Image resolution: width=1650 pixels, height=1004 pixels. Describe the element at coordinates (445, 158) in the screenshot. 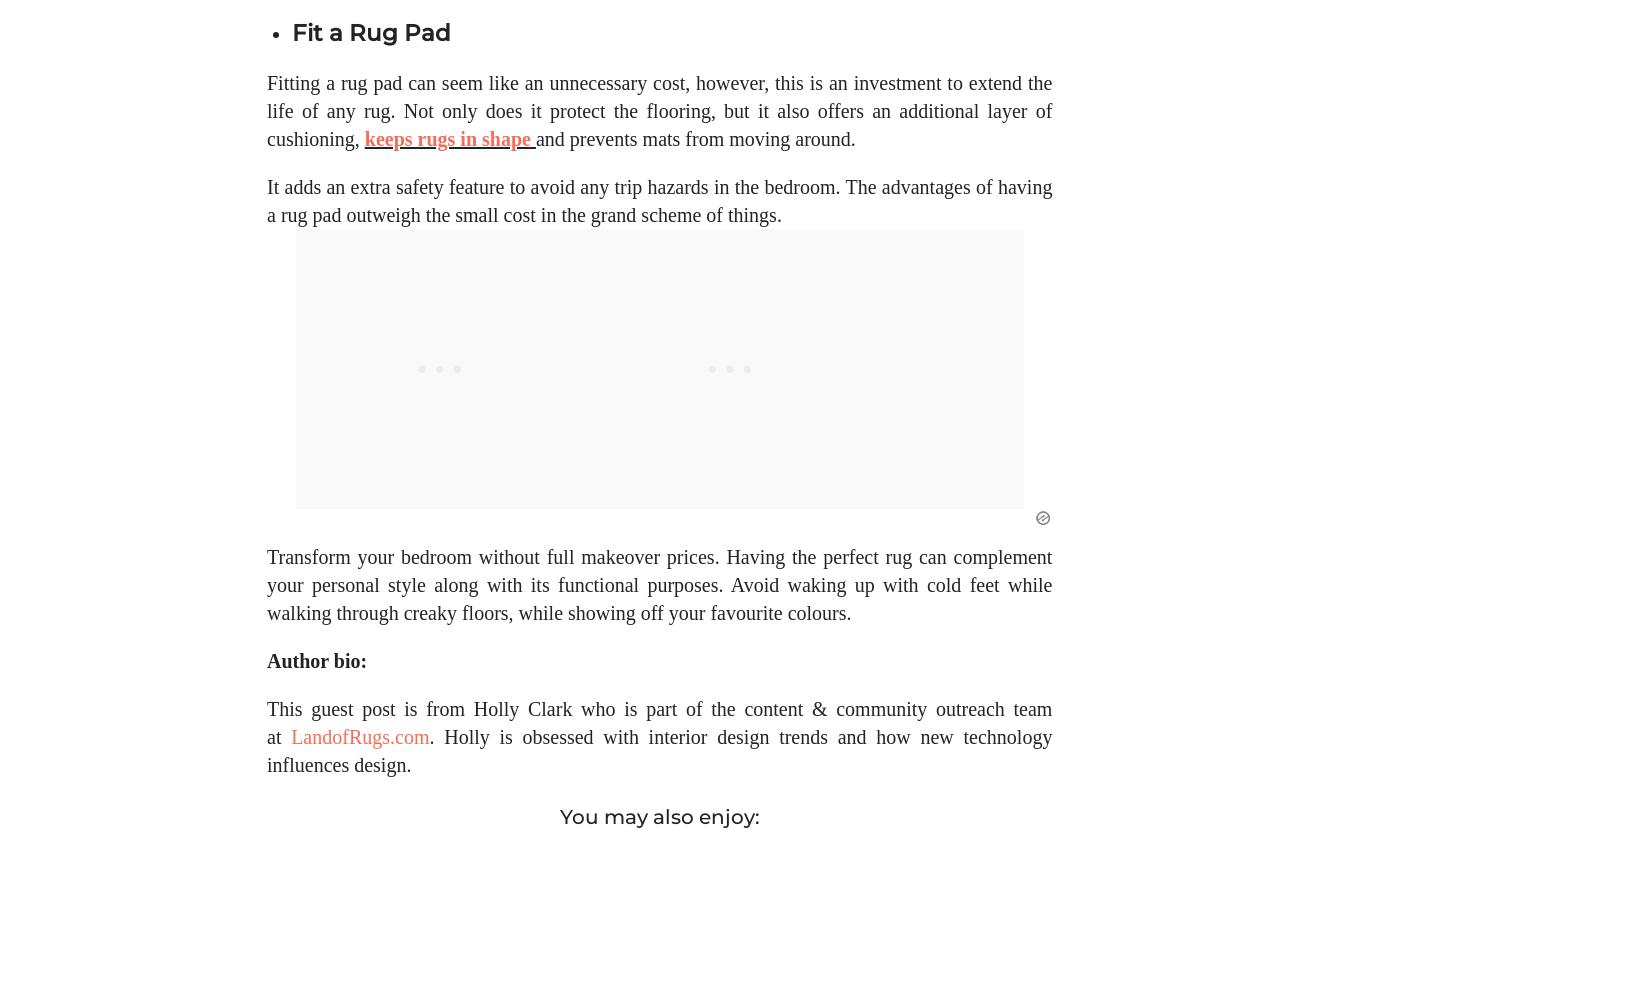

I see `'keeps rugs in shape'` at that location.